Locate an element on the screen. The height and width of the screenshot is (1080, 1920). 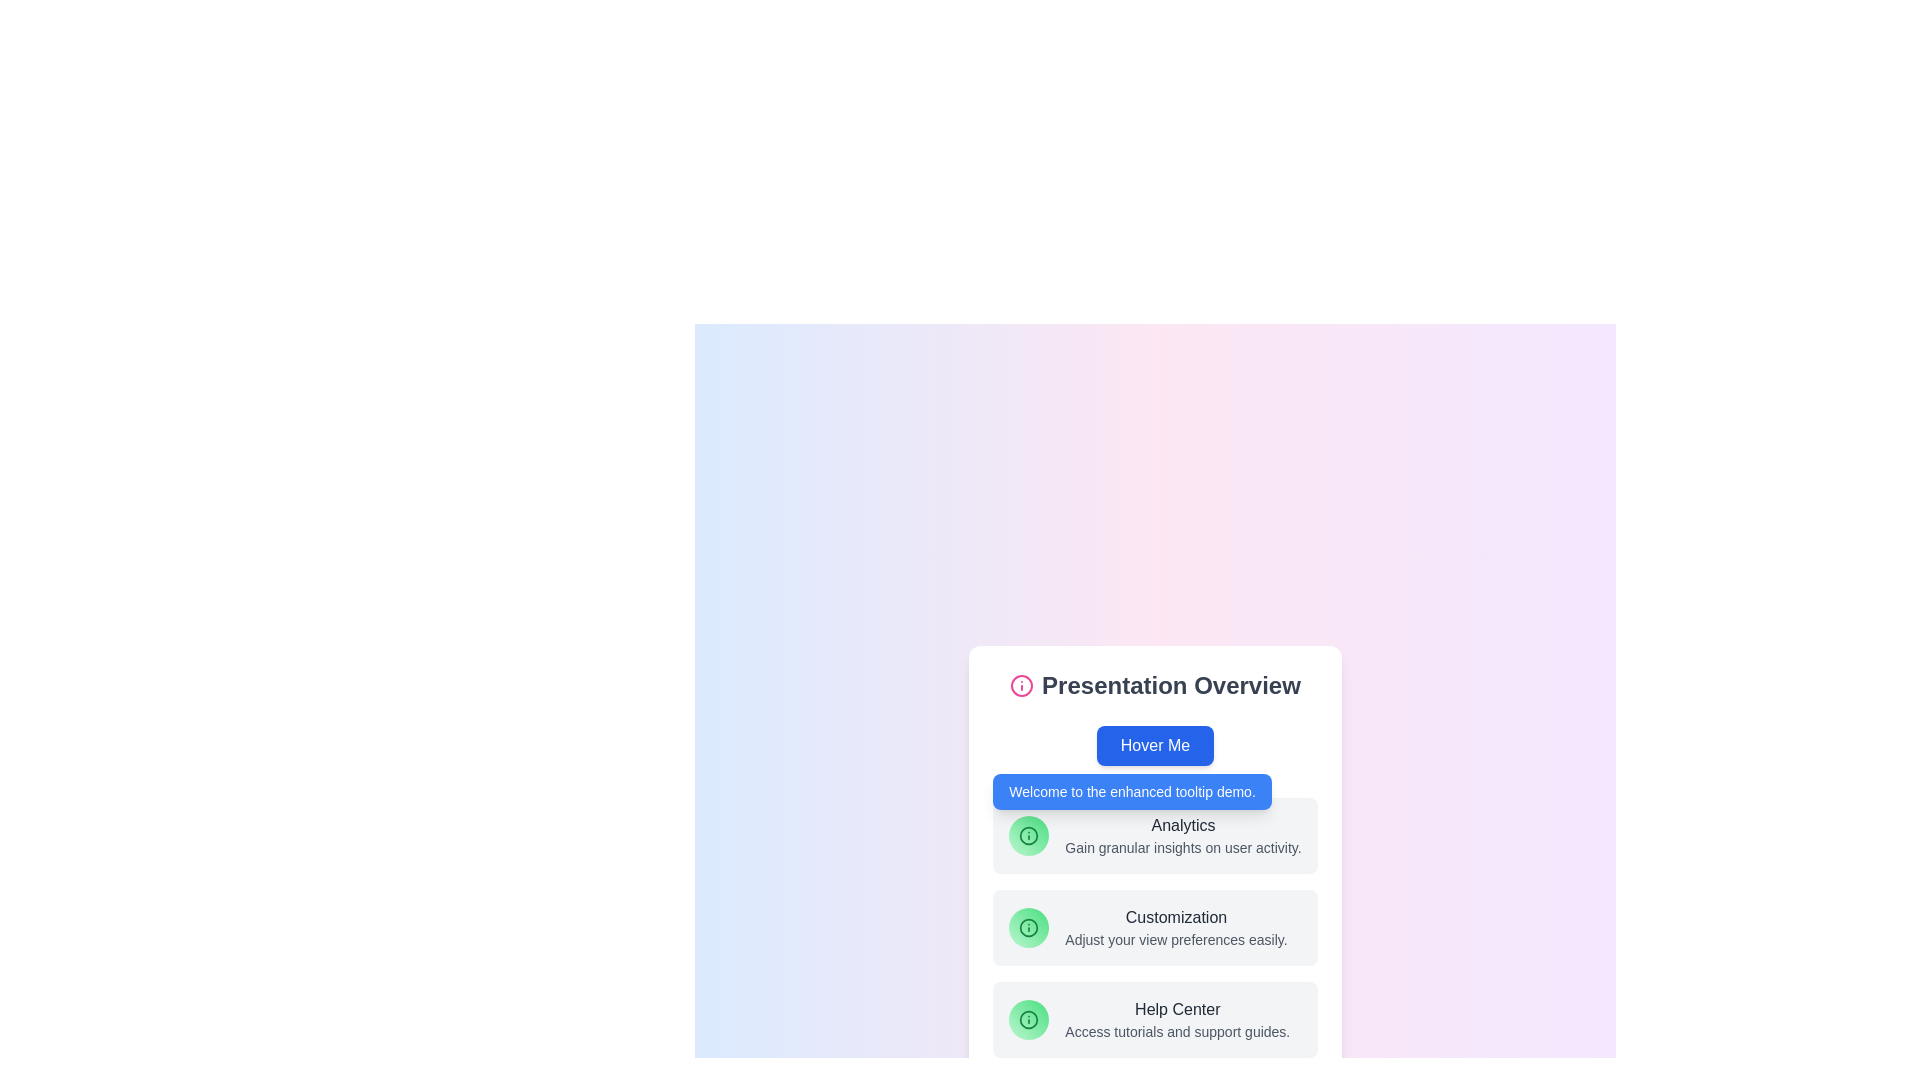
title text 'Presentation Overview' which is styled in bold and is located at the top of the content section, adjacent to a pink circular 'info' icon is located at coordinates (1155, 685).